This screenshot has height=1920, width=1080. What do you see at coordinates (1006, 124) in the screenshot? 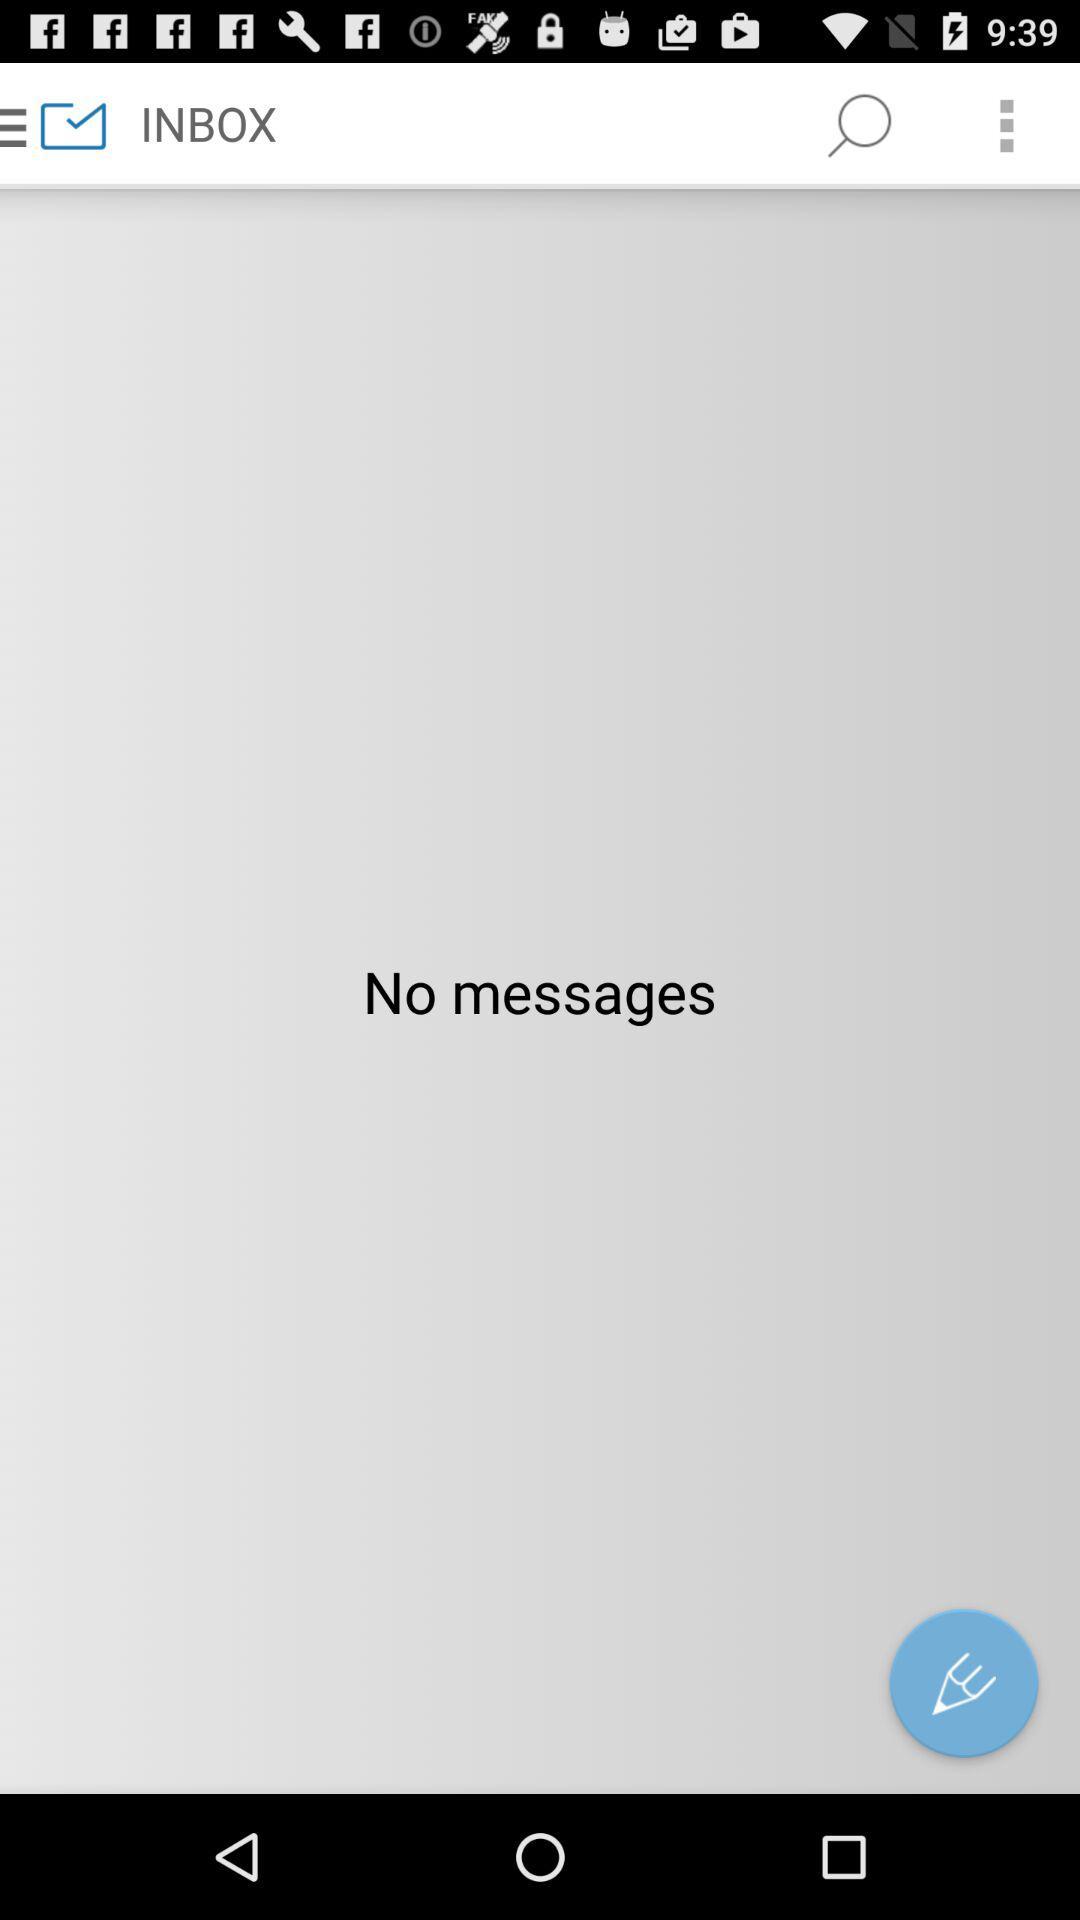
I see `app above no messages` at bounding box center [1006, 124].